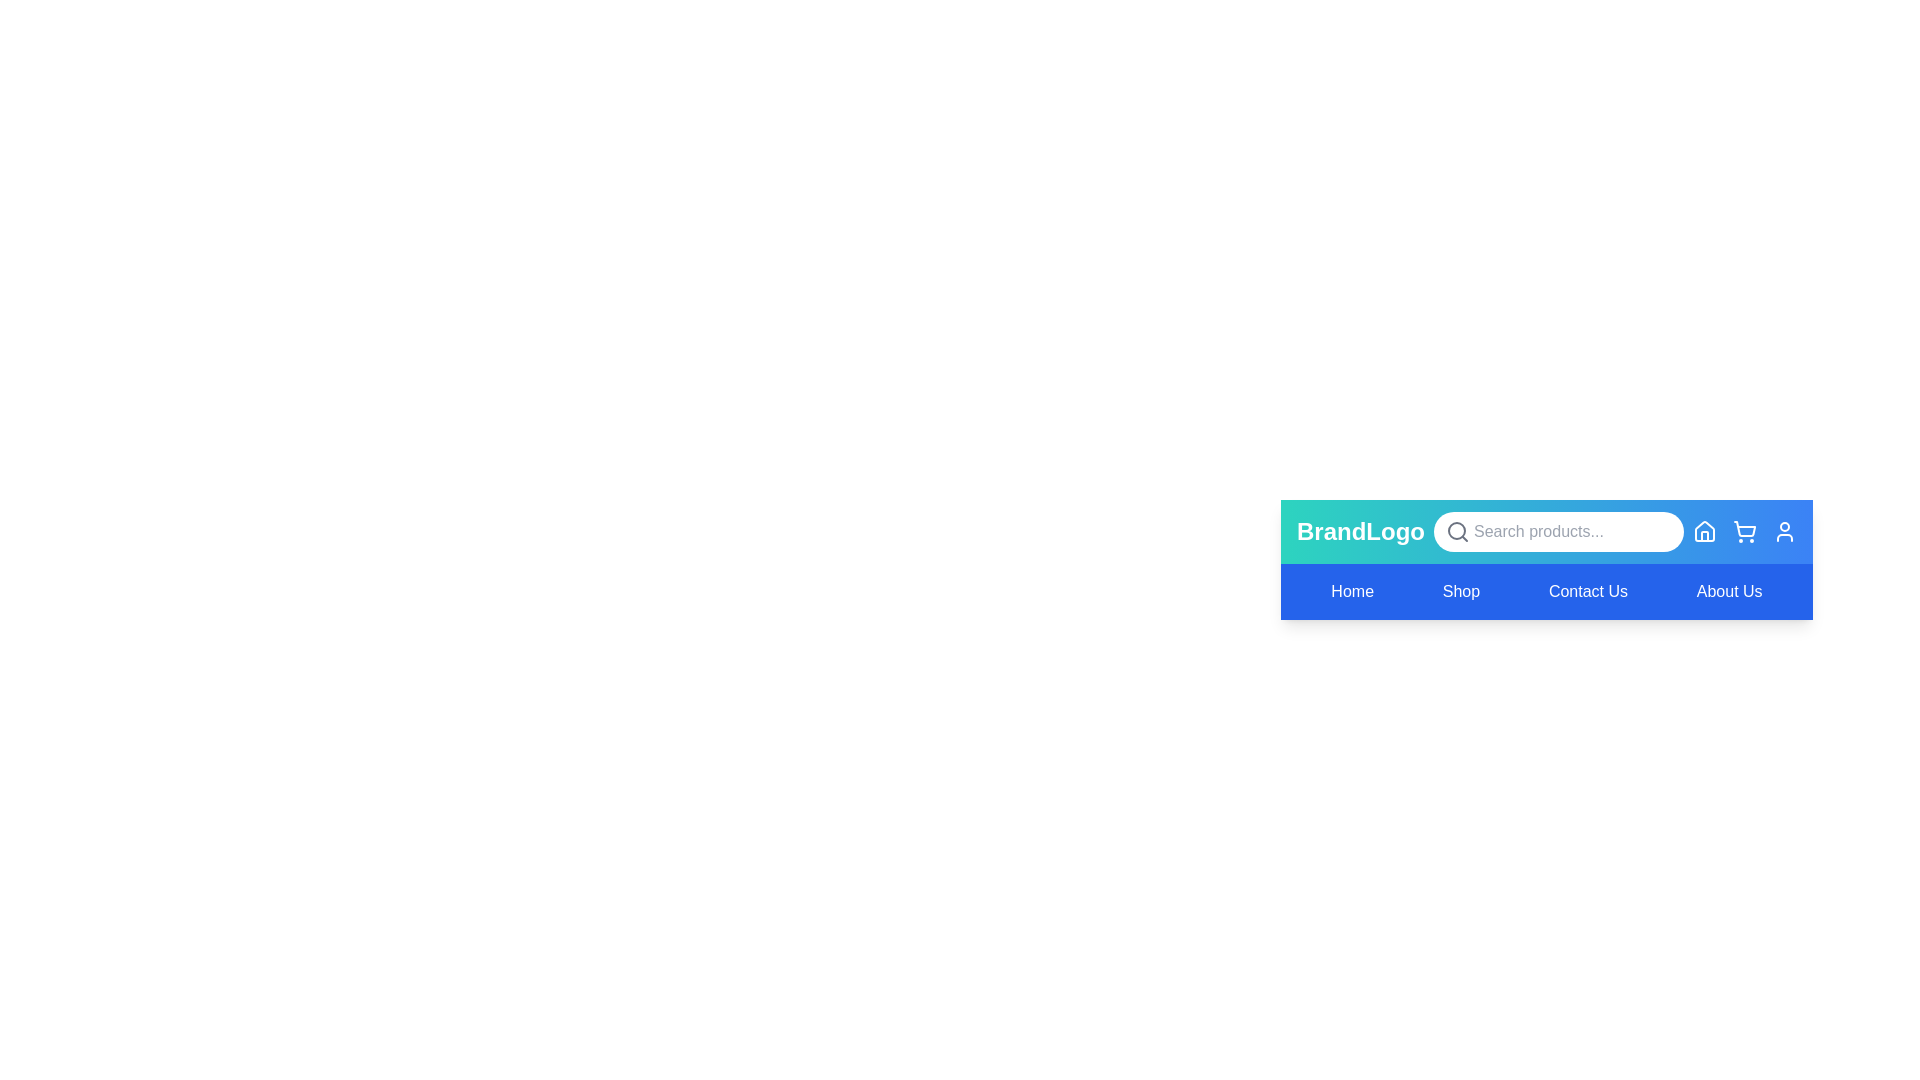 This screenshot has height=1080, width=1920. What do you see at coordinates (1352, 590) in the screenshot?
I see `the navigation menu item Home` at bounding box center [1352, 590].